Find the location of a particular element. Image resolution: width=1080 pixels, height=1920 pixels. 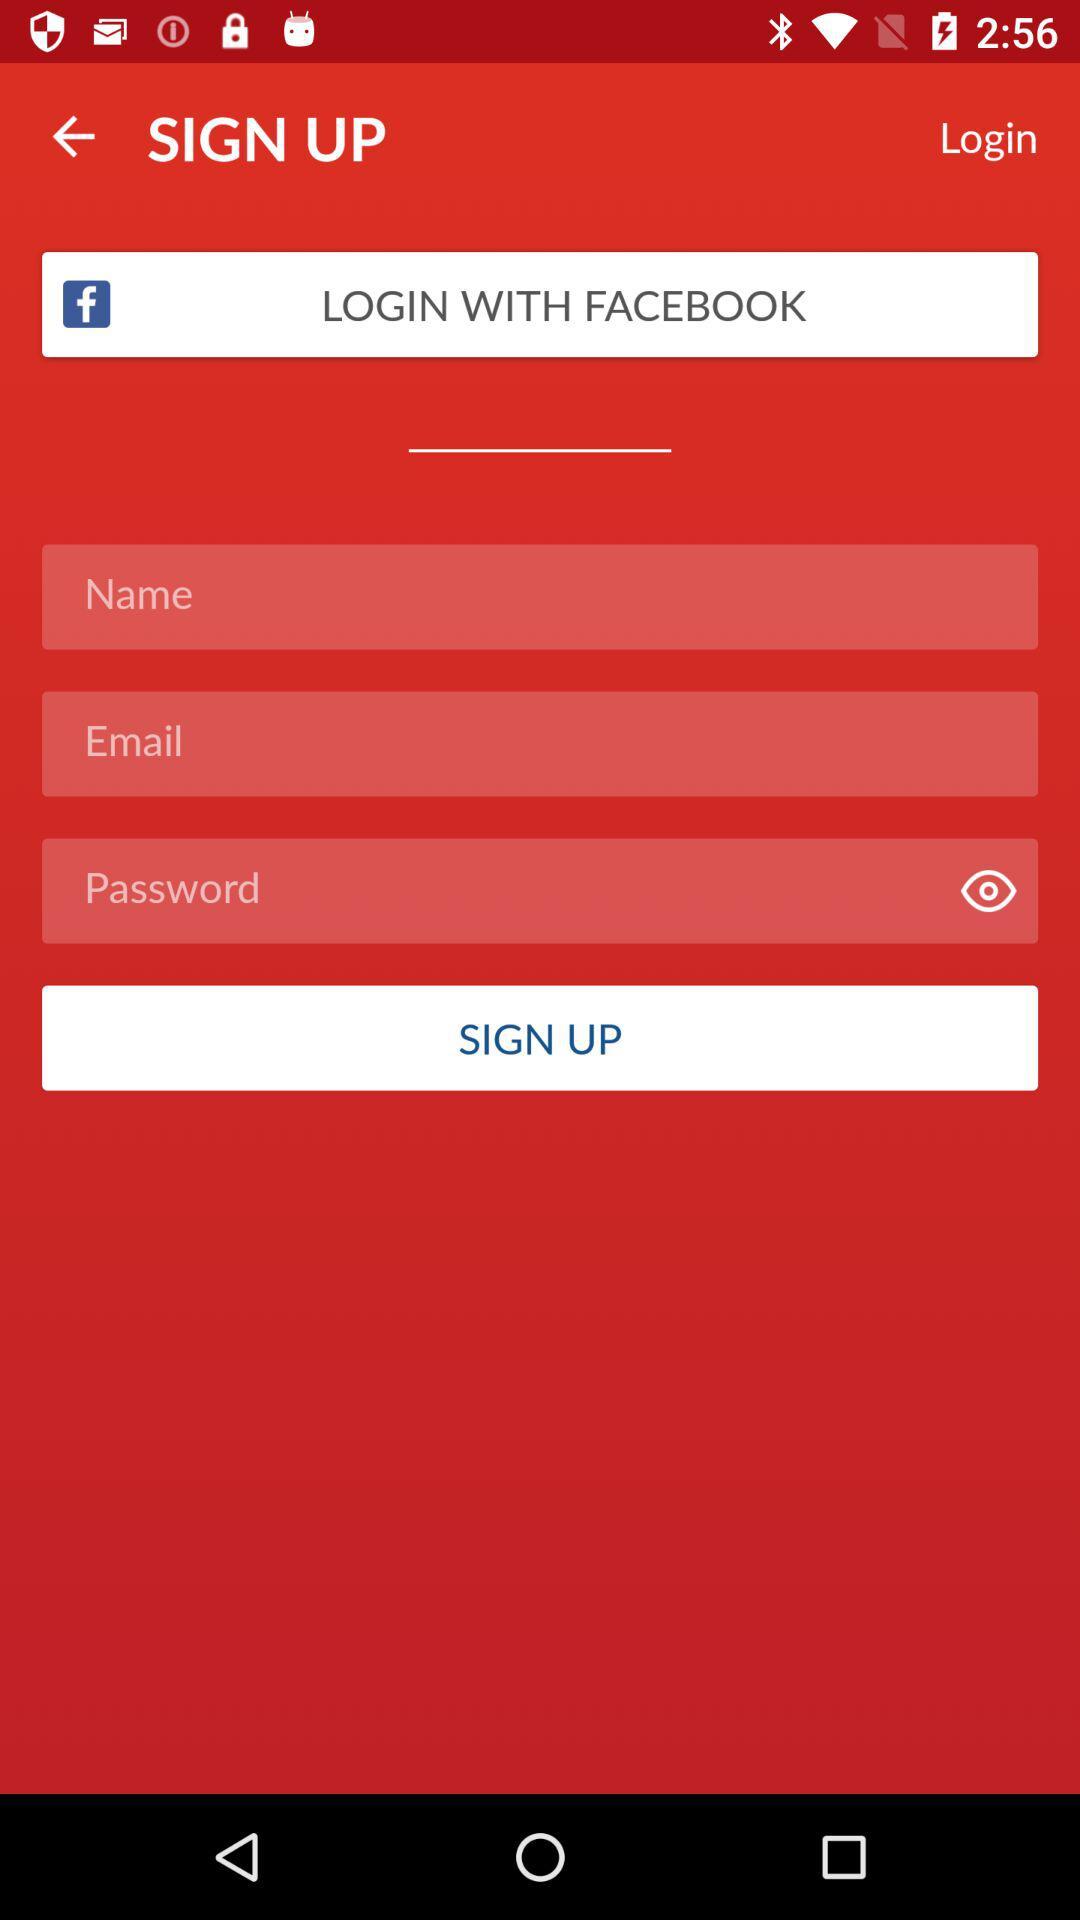

item above the sign up item is located at coordinates (540, 890).